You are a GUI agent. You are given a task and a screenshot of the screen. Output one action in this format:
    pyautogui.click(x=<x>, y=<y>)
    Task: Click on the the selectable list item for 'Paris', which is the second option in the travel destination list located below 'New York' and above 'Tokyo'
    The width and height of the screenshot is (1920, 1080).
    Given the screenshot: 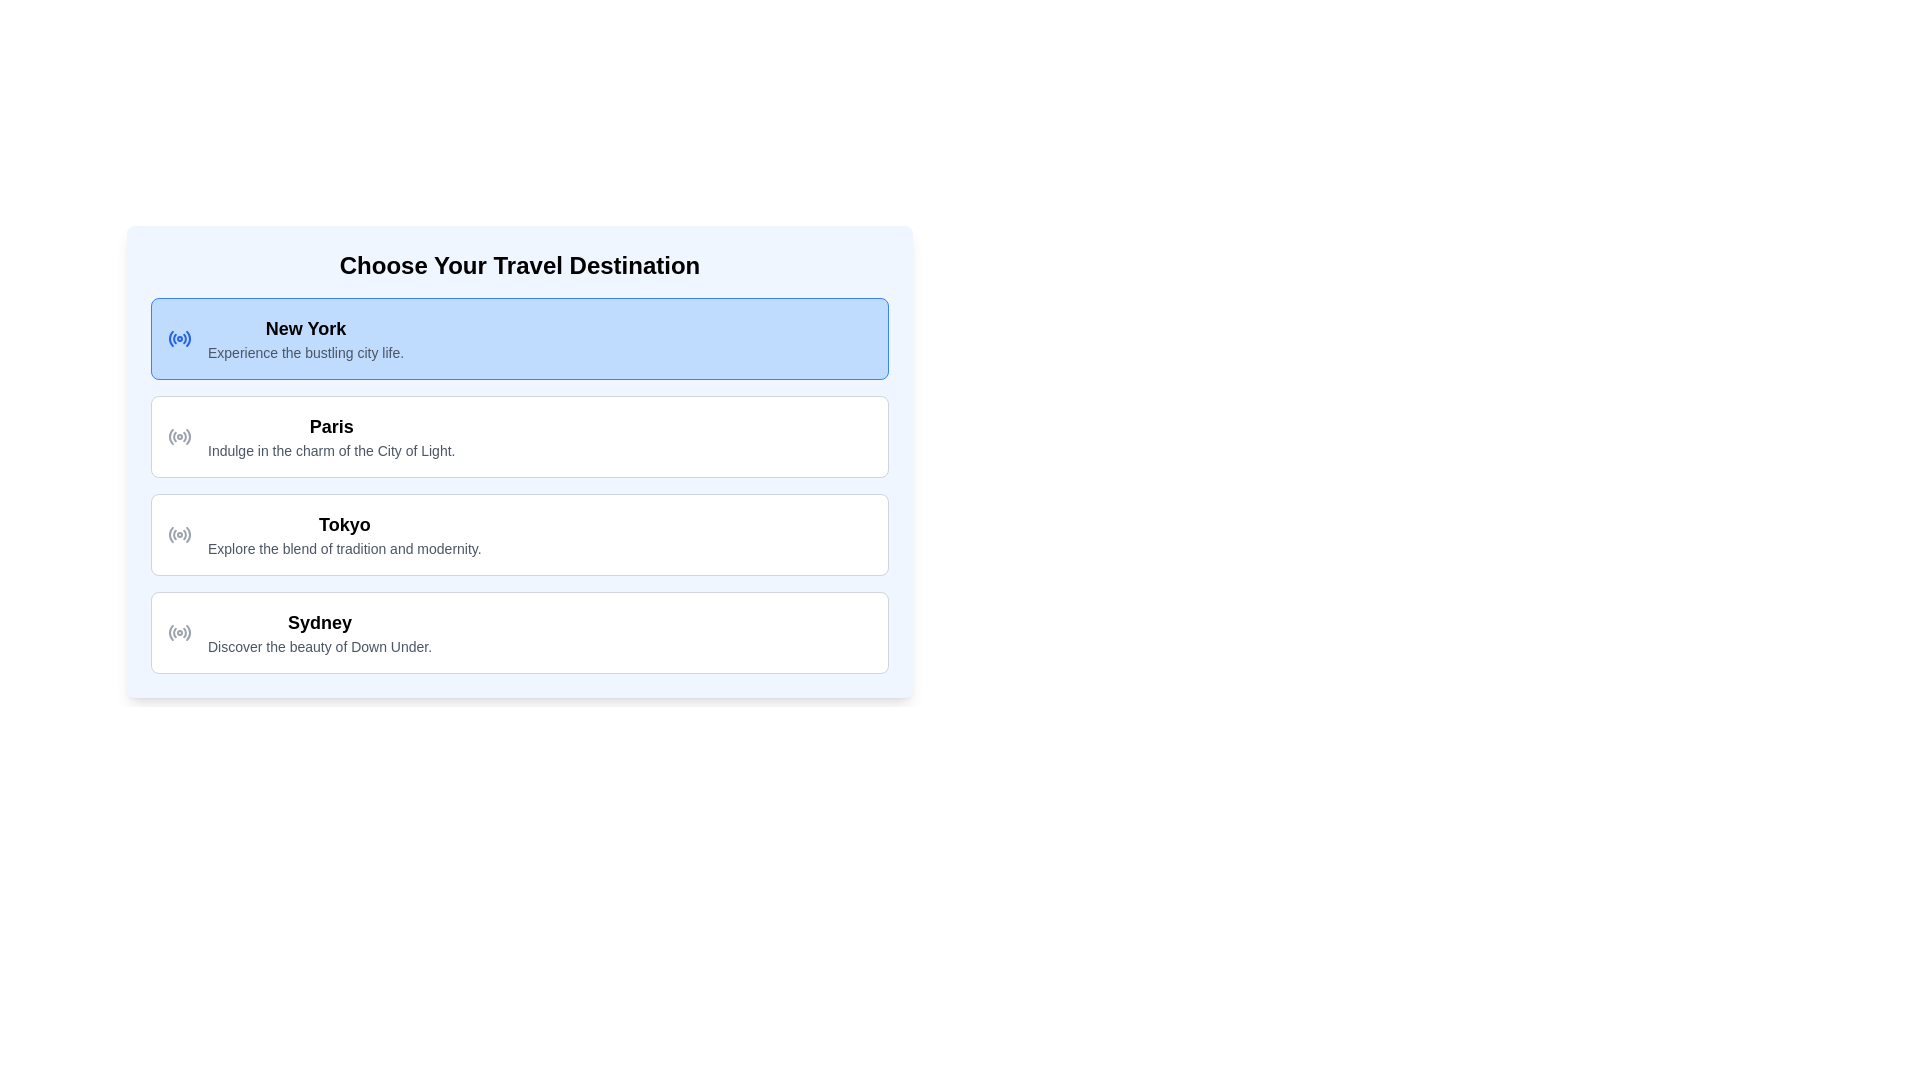 What is the action you would take?
    pyautogui.click(x=519, y=435)
    